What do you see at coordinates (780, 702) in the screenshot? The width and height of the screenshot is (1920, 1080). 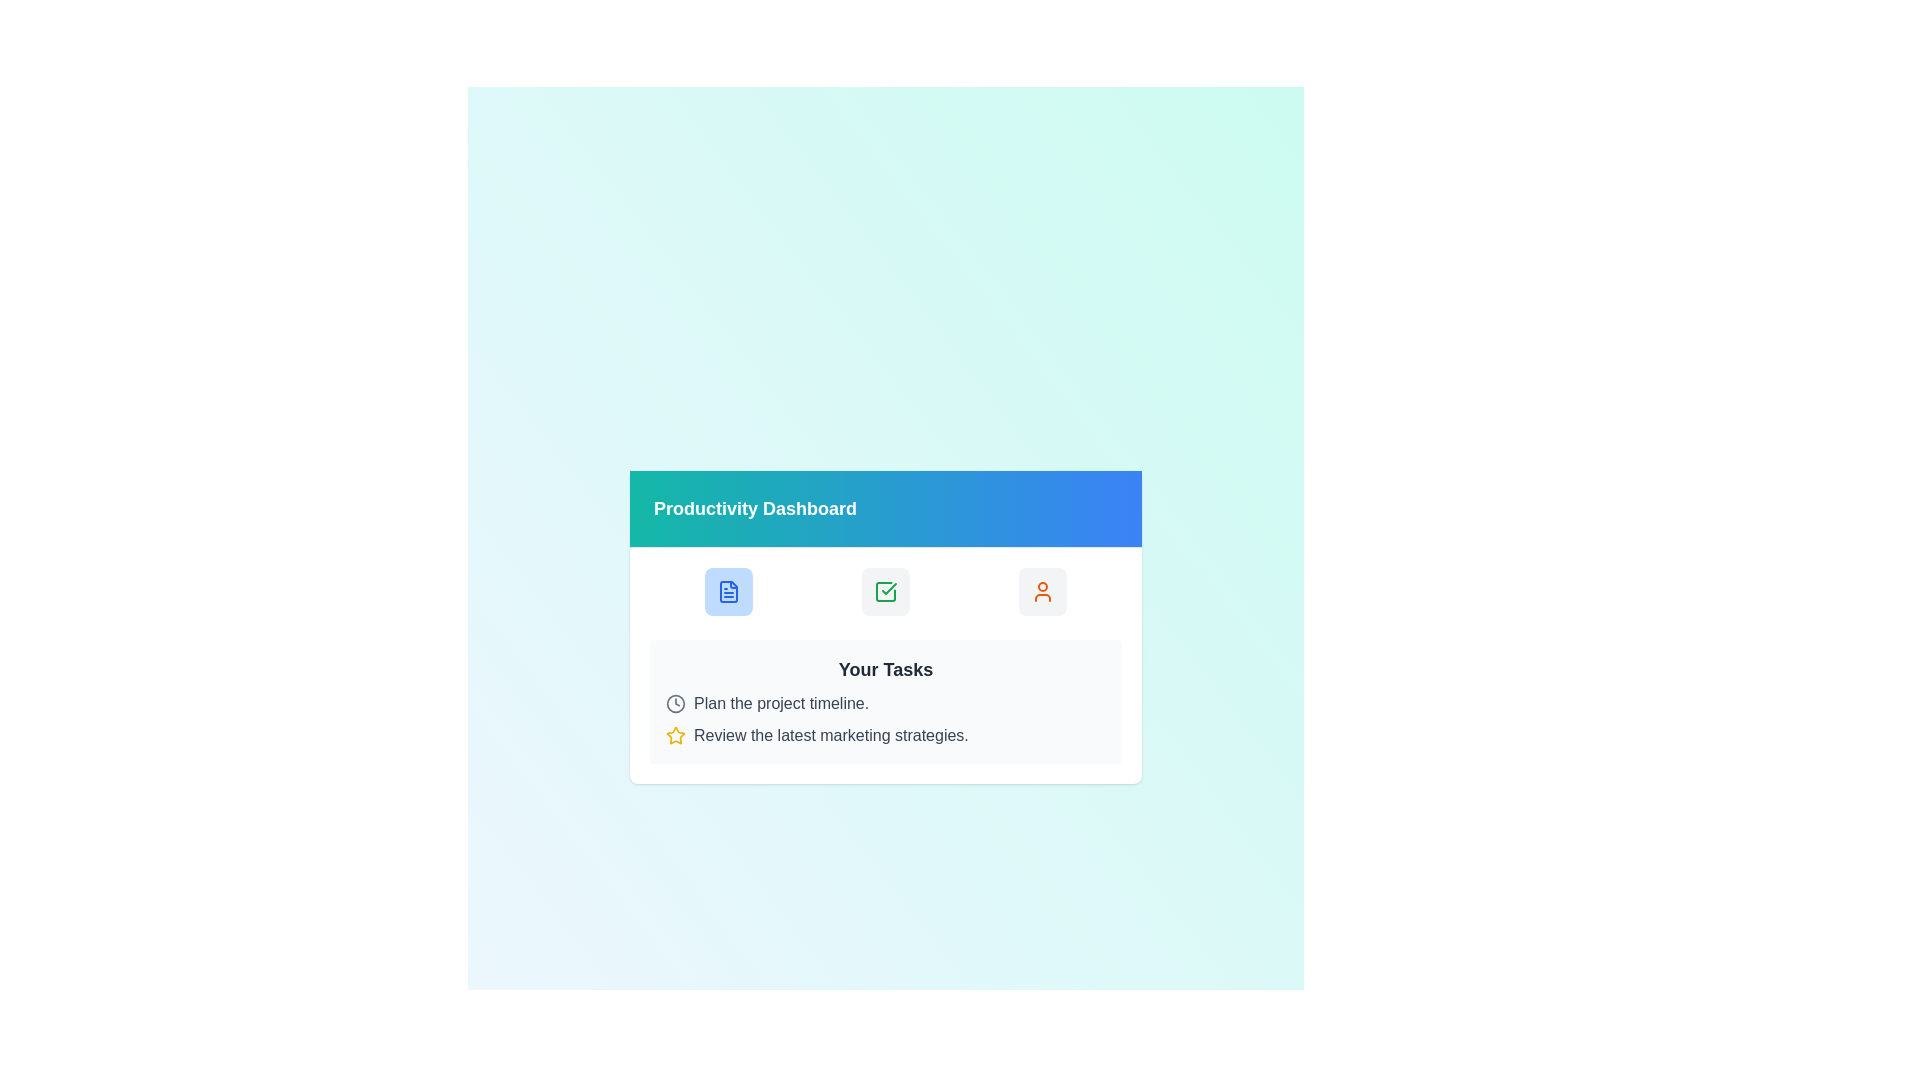 I see `text content of the label displaying the description or title of a task located in the 'Your Tasks' section, positioned to the right of a clock icon` at bounding box center [780, 702].